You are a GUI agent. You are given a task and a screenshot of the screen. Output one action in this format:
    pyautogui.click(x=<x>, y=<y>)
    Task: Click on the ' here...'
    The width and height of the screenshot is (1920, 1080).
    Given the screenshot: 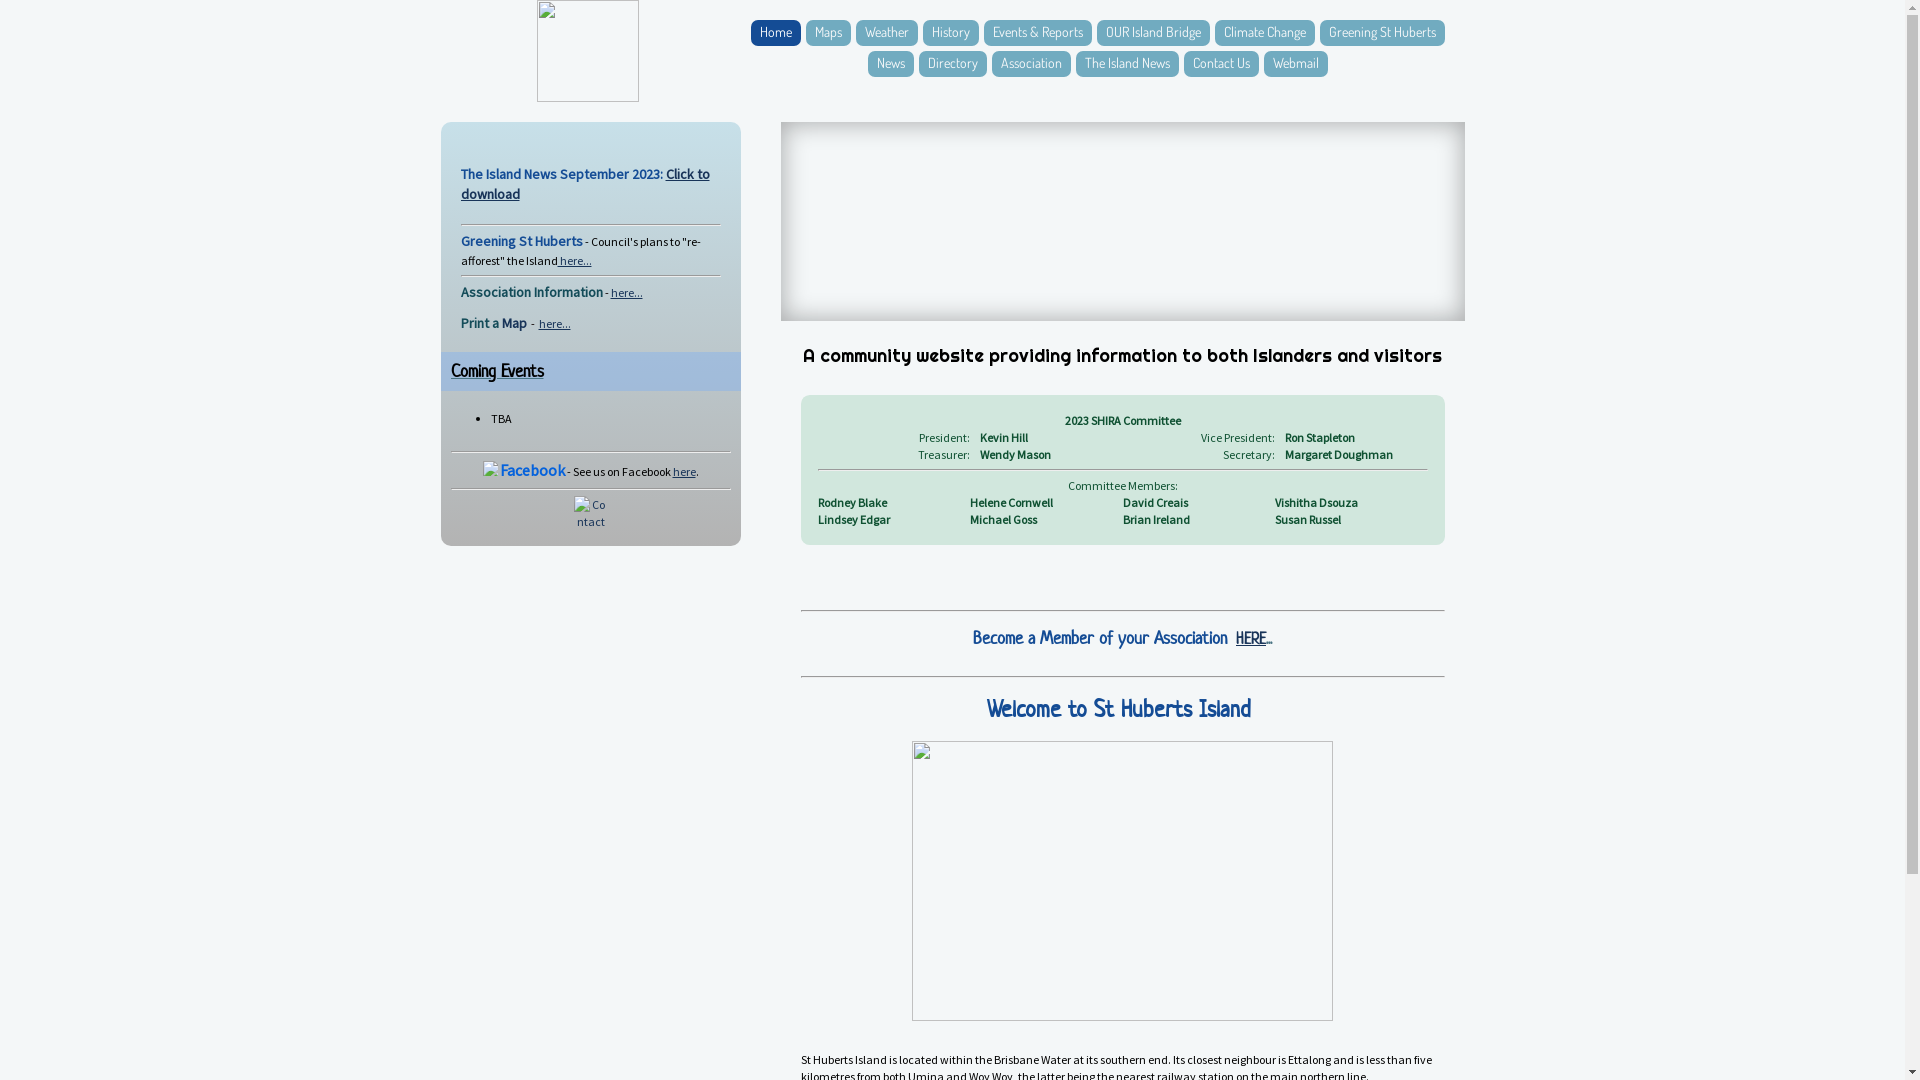 What is the action you would take?
    pyautogui.click(x=574, y=259)
    